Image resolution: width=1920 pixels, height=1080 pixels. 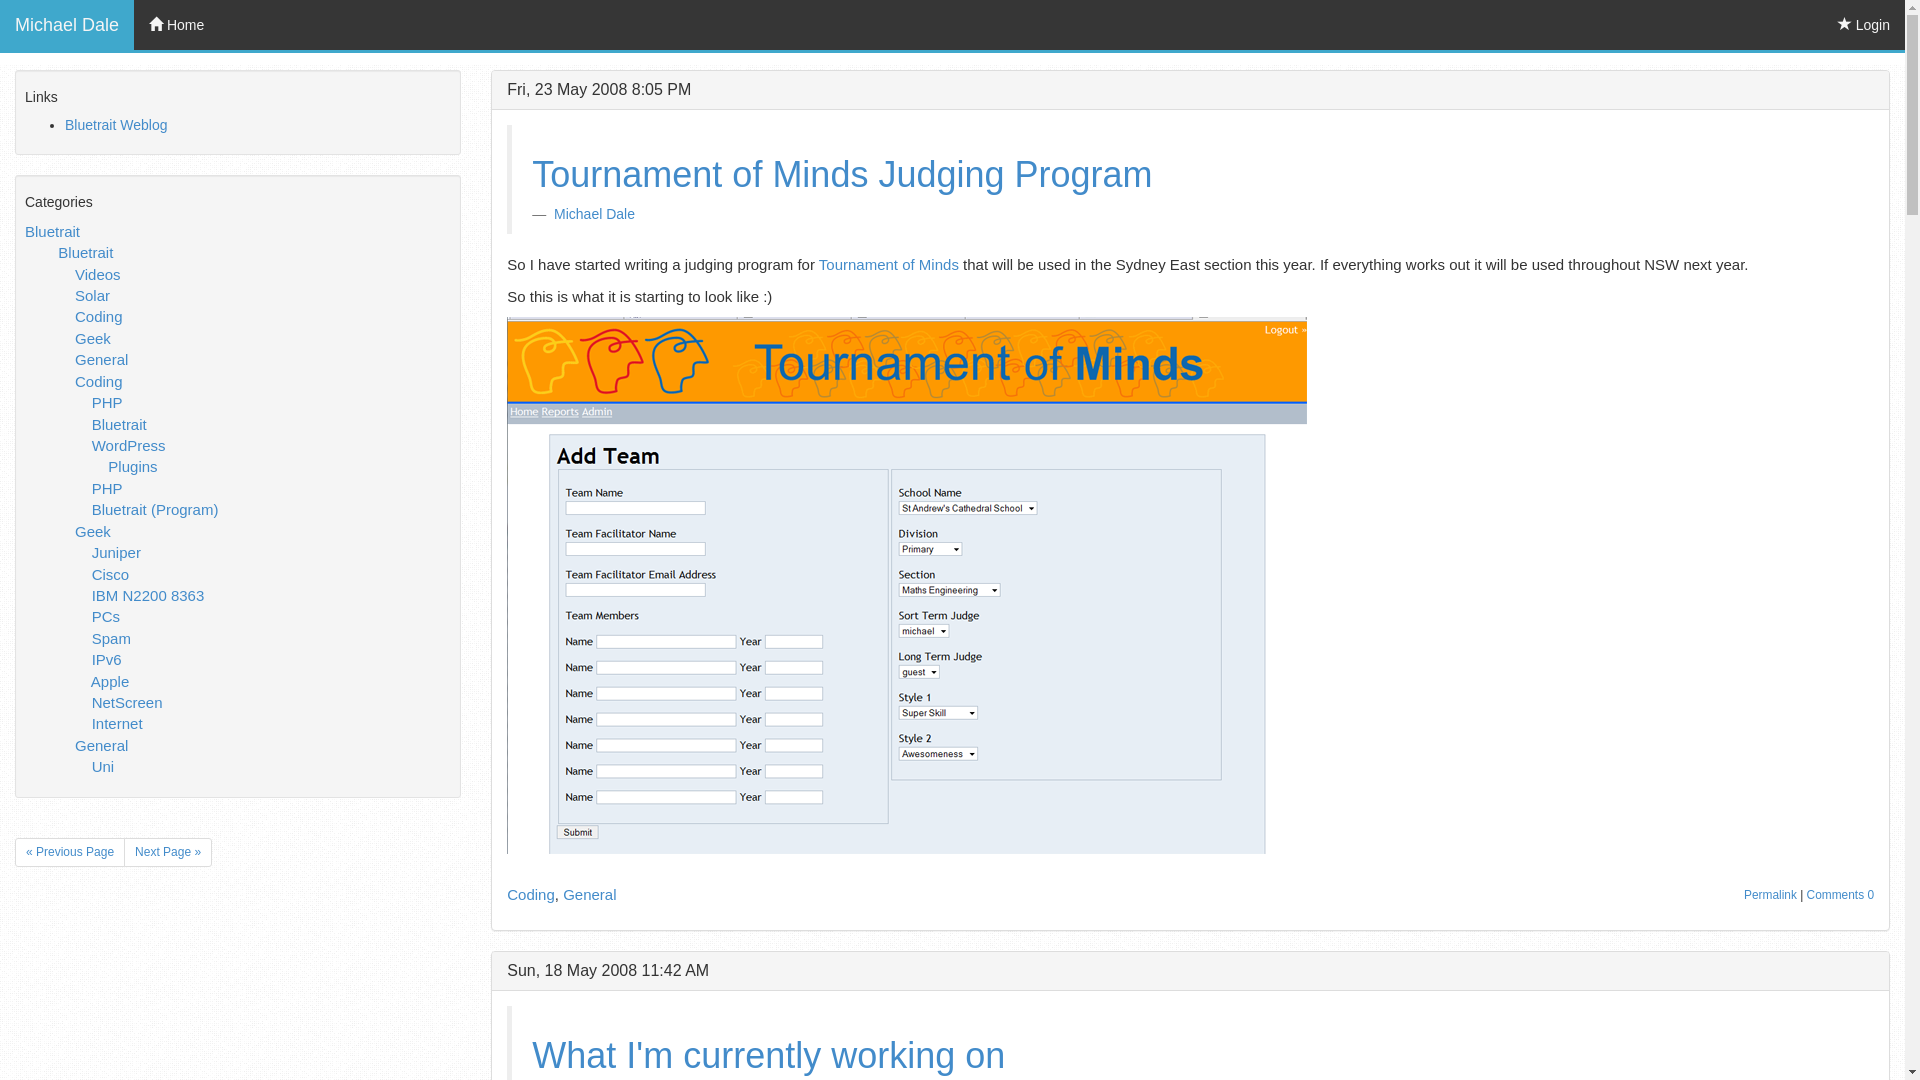 I want to click on 'IBM N2200 8363', so click(x=147, y=594).